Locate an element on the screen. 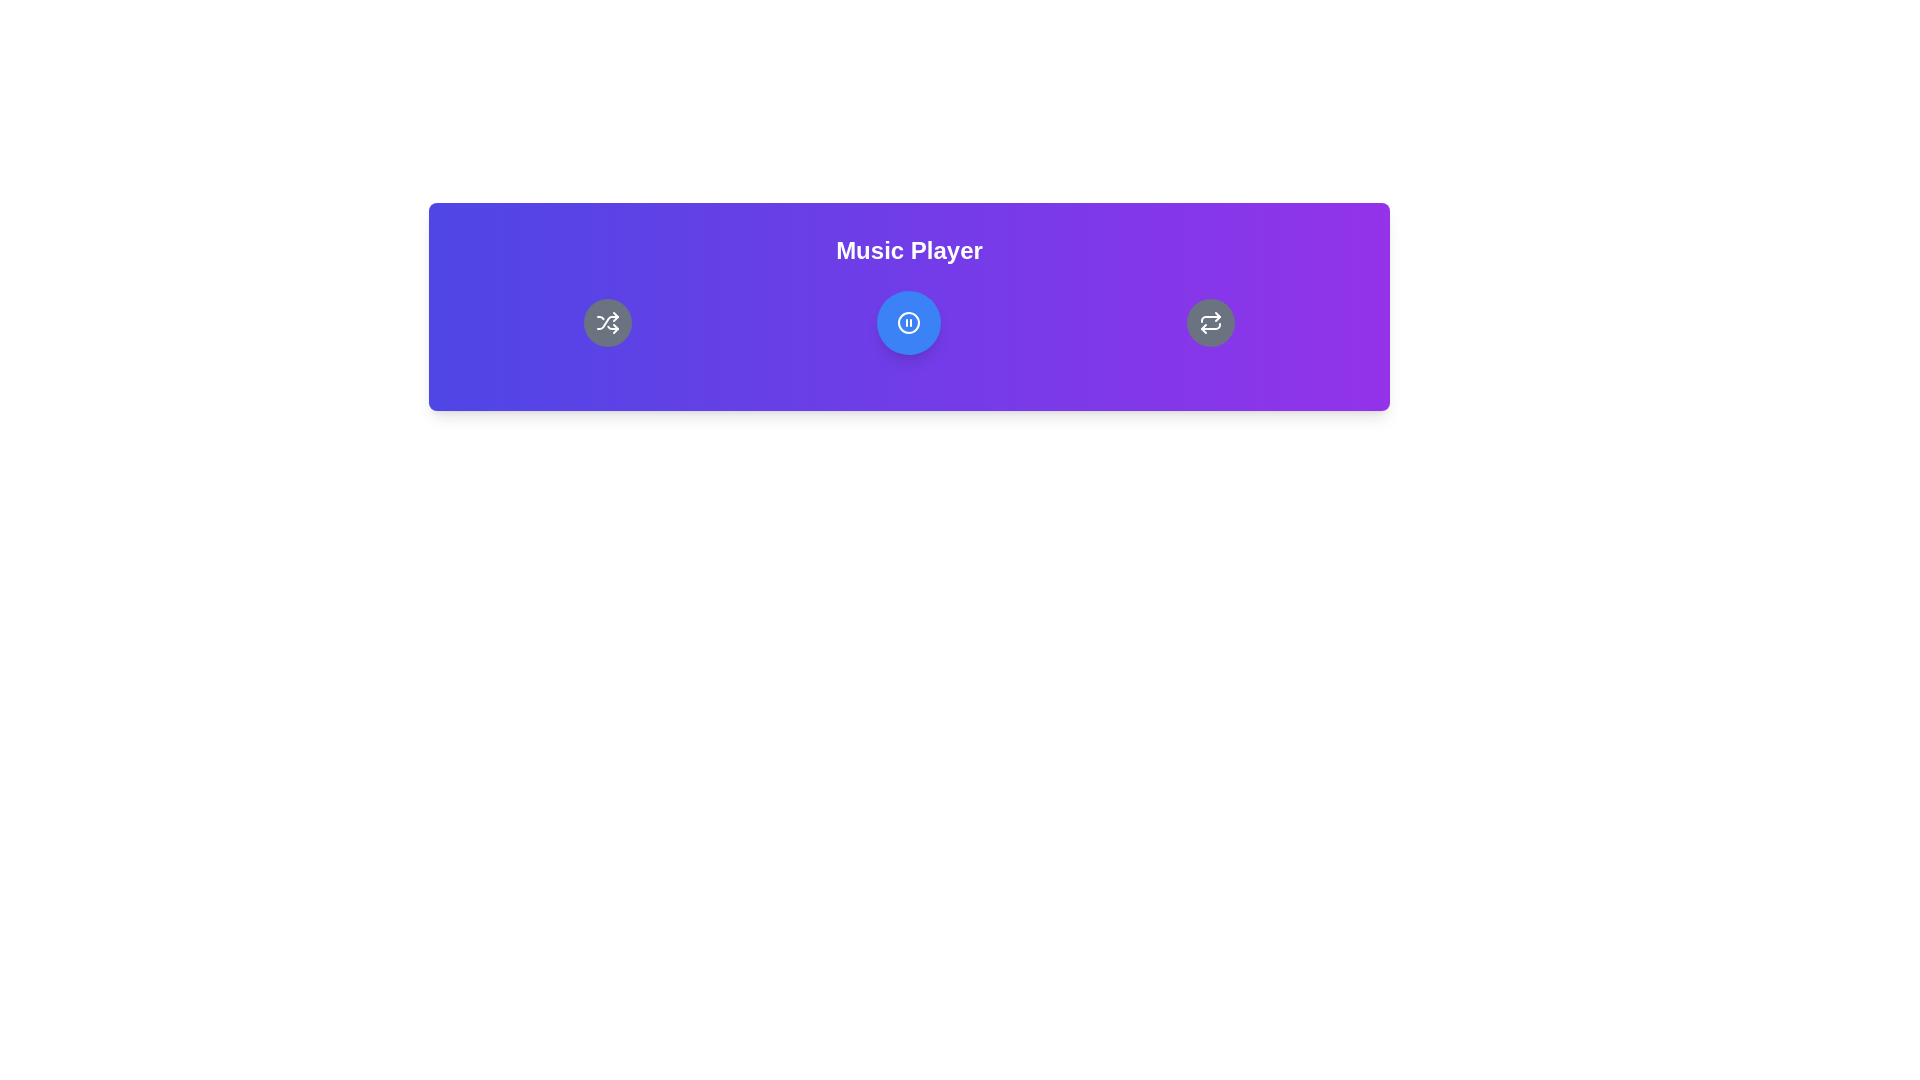 Image resolution: width=1920 pixels, height=1080 pixels. the pause button in the music player interface is located at coordinates (908, 322).